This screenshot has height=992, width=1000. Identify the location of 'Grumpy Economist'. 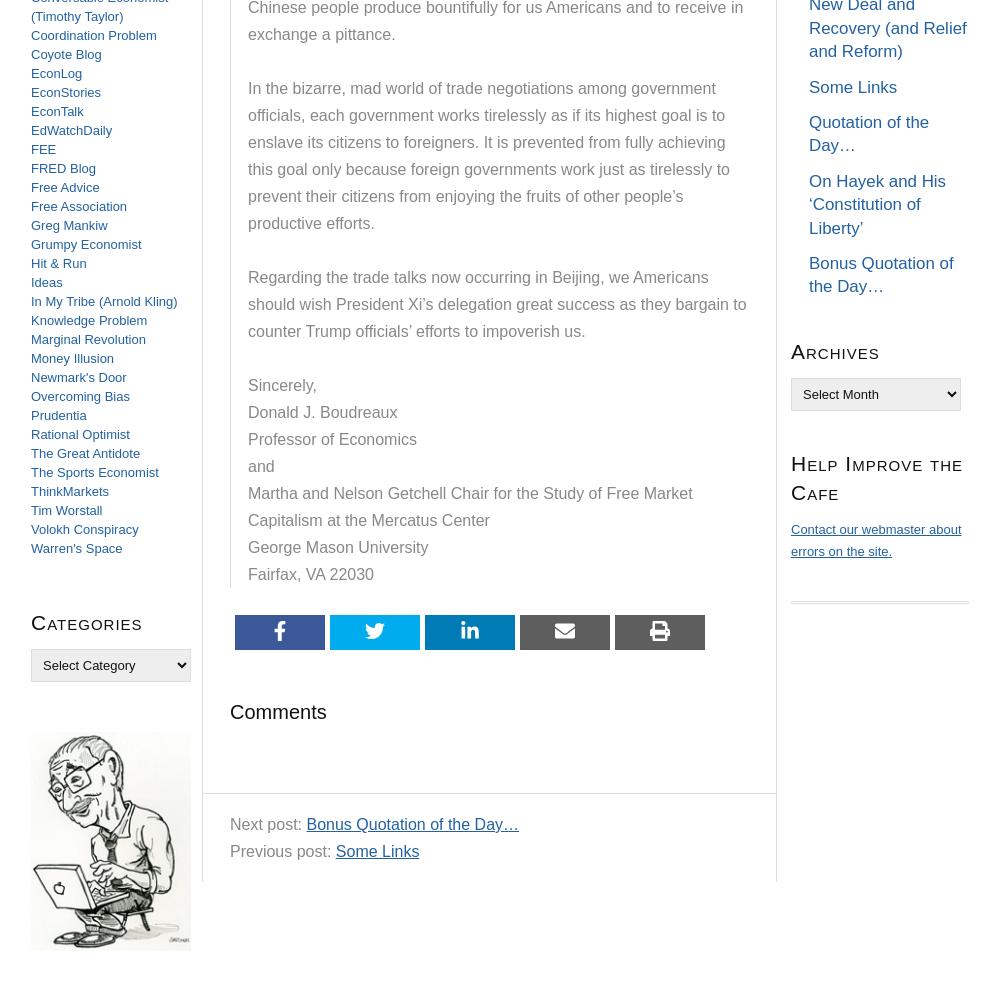
(85, 244).